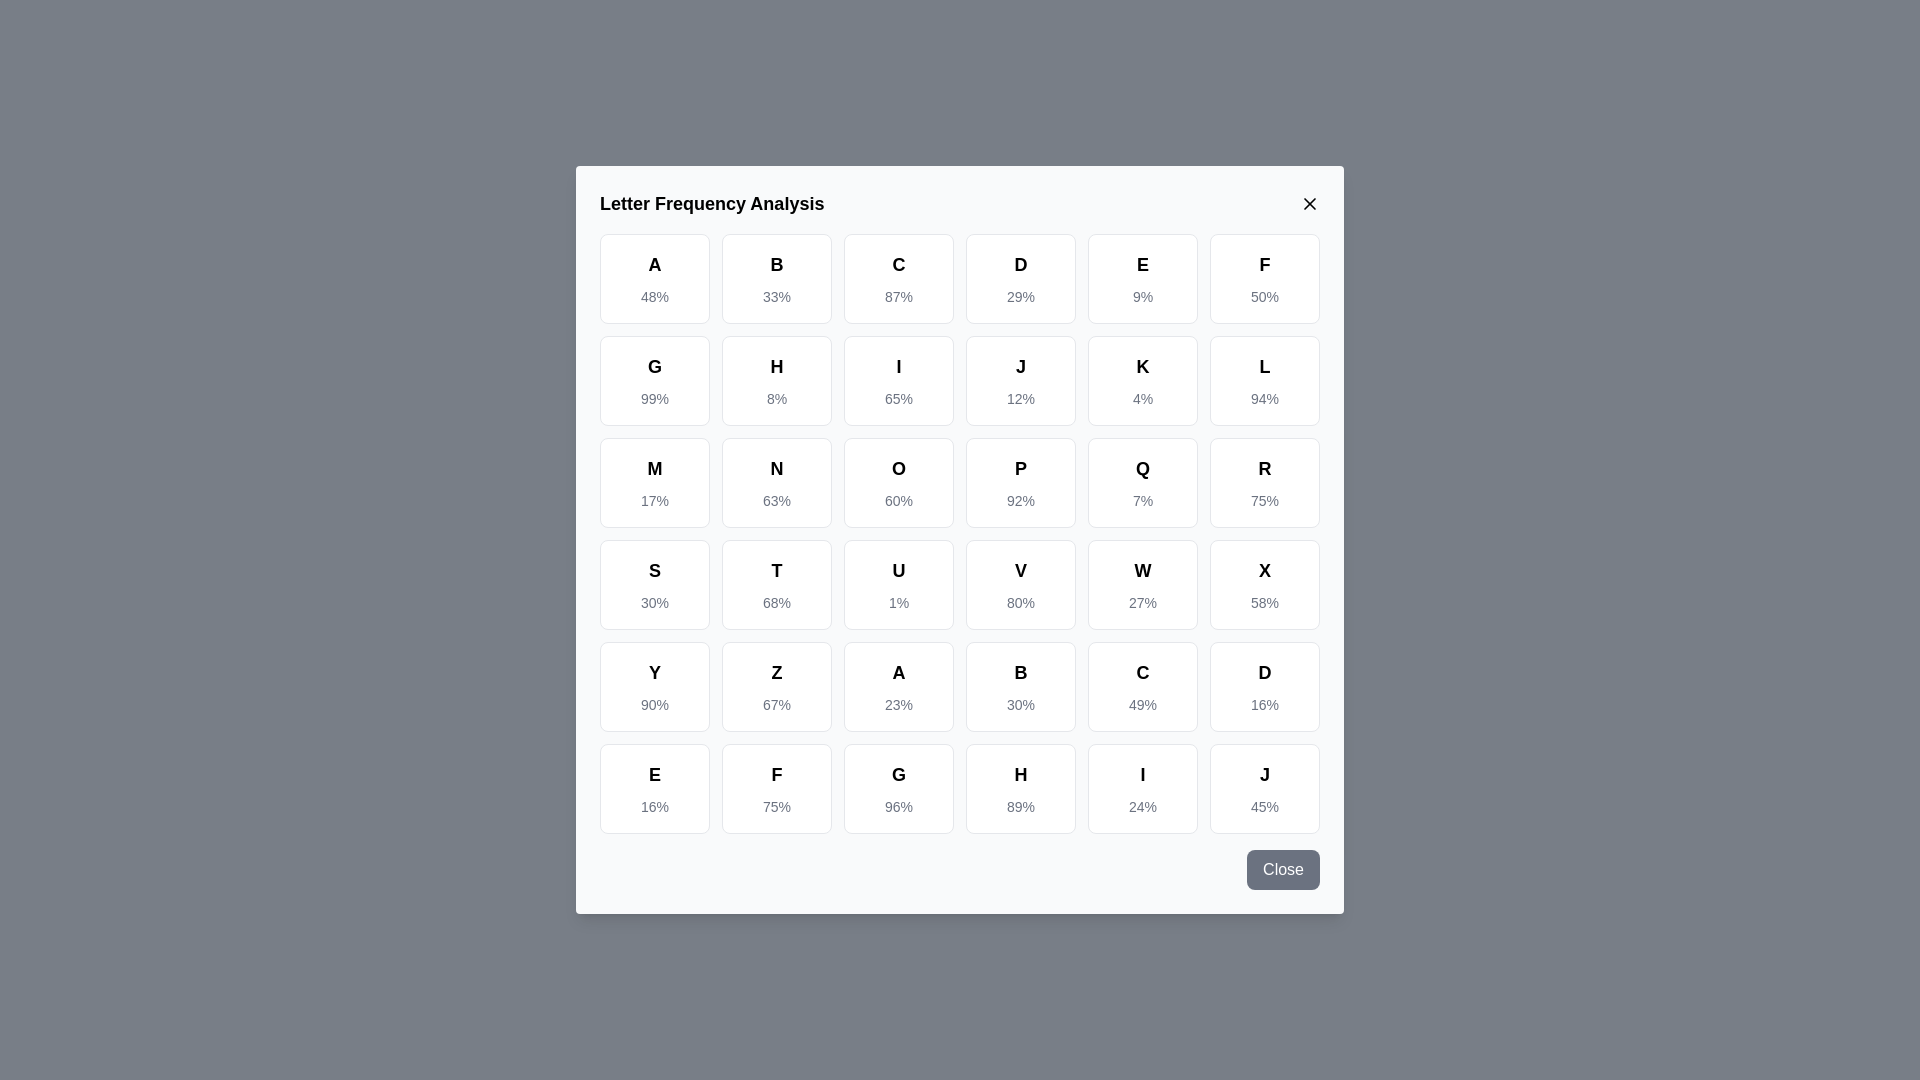 The height and width of the screenshot is (1080, 1920). Describe the element at coordinates (1021, 585) in the screenshot. I see `the letter cell corresponding to V` at that location.